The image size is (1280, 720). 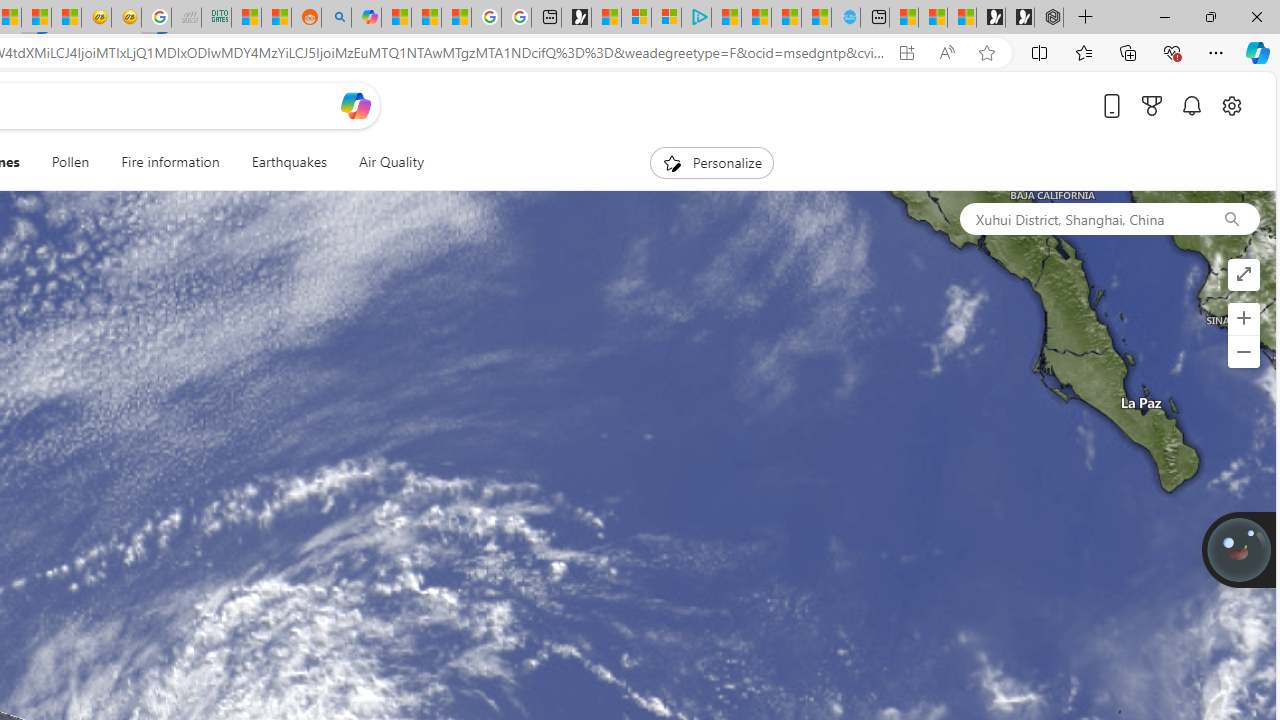 What do you see at coordinates (70, 162) in the screenshot?
I see `'Pollen'` at bounding box center [70, 162].